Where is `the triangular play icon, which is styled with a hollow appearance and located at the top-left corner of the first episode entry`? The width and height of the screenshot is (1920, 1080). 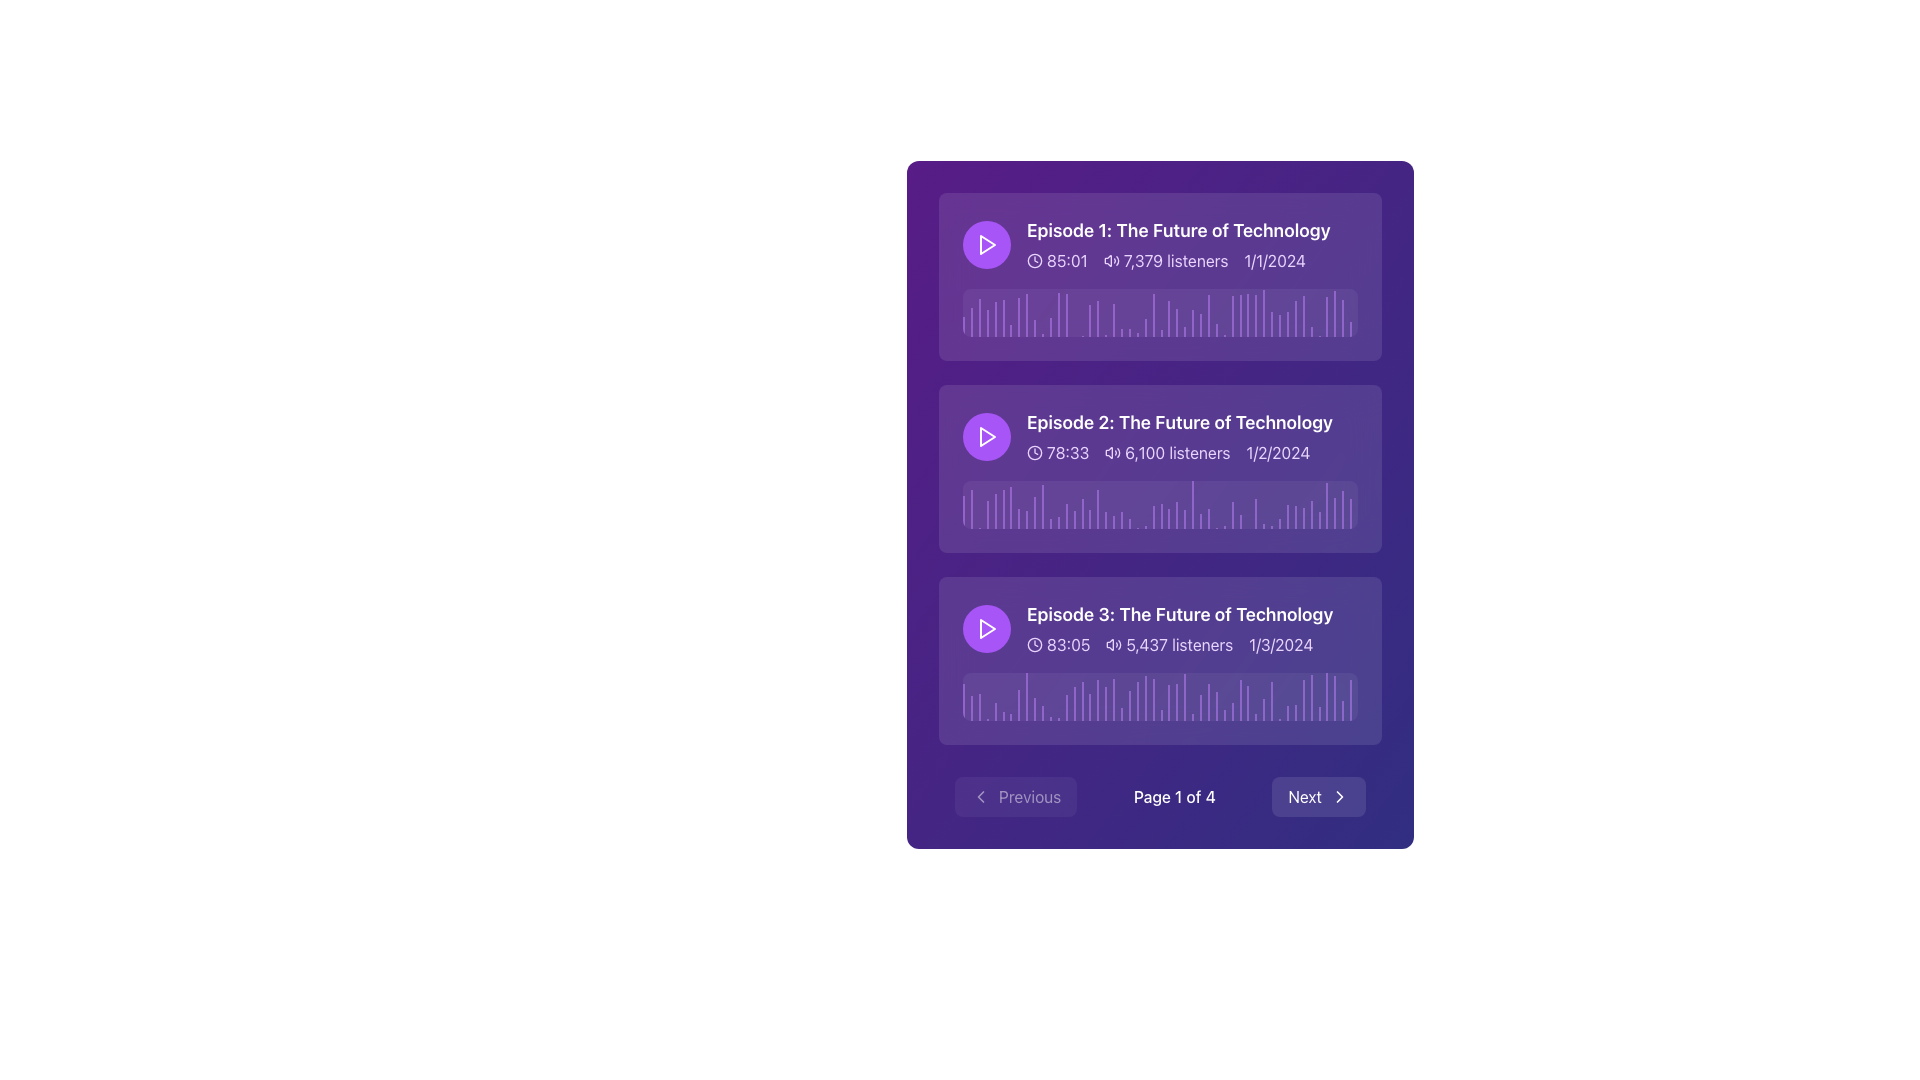
the triangular play icon, which is styled with a hollow appearance and located at the top-left corner of the first episode entry is located at coordinates (987, 244).